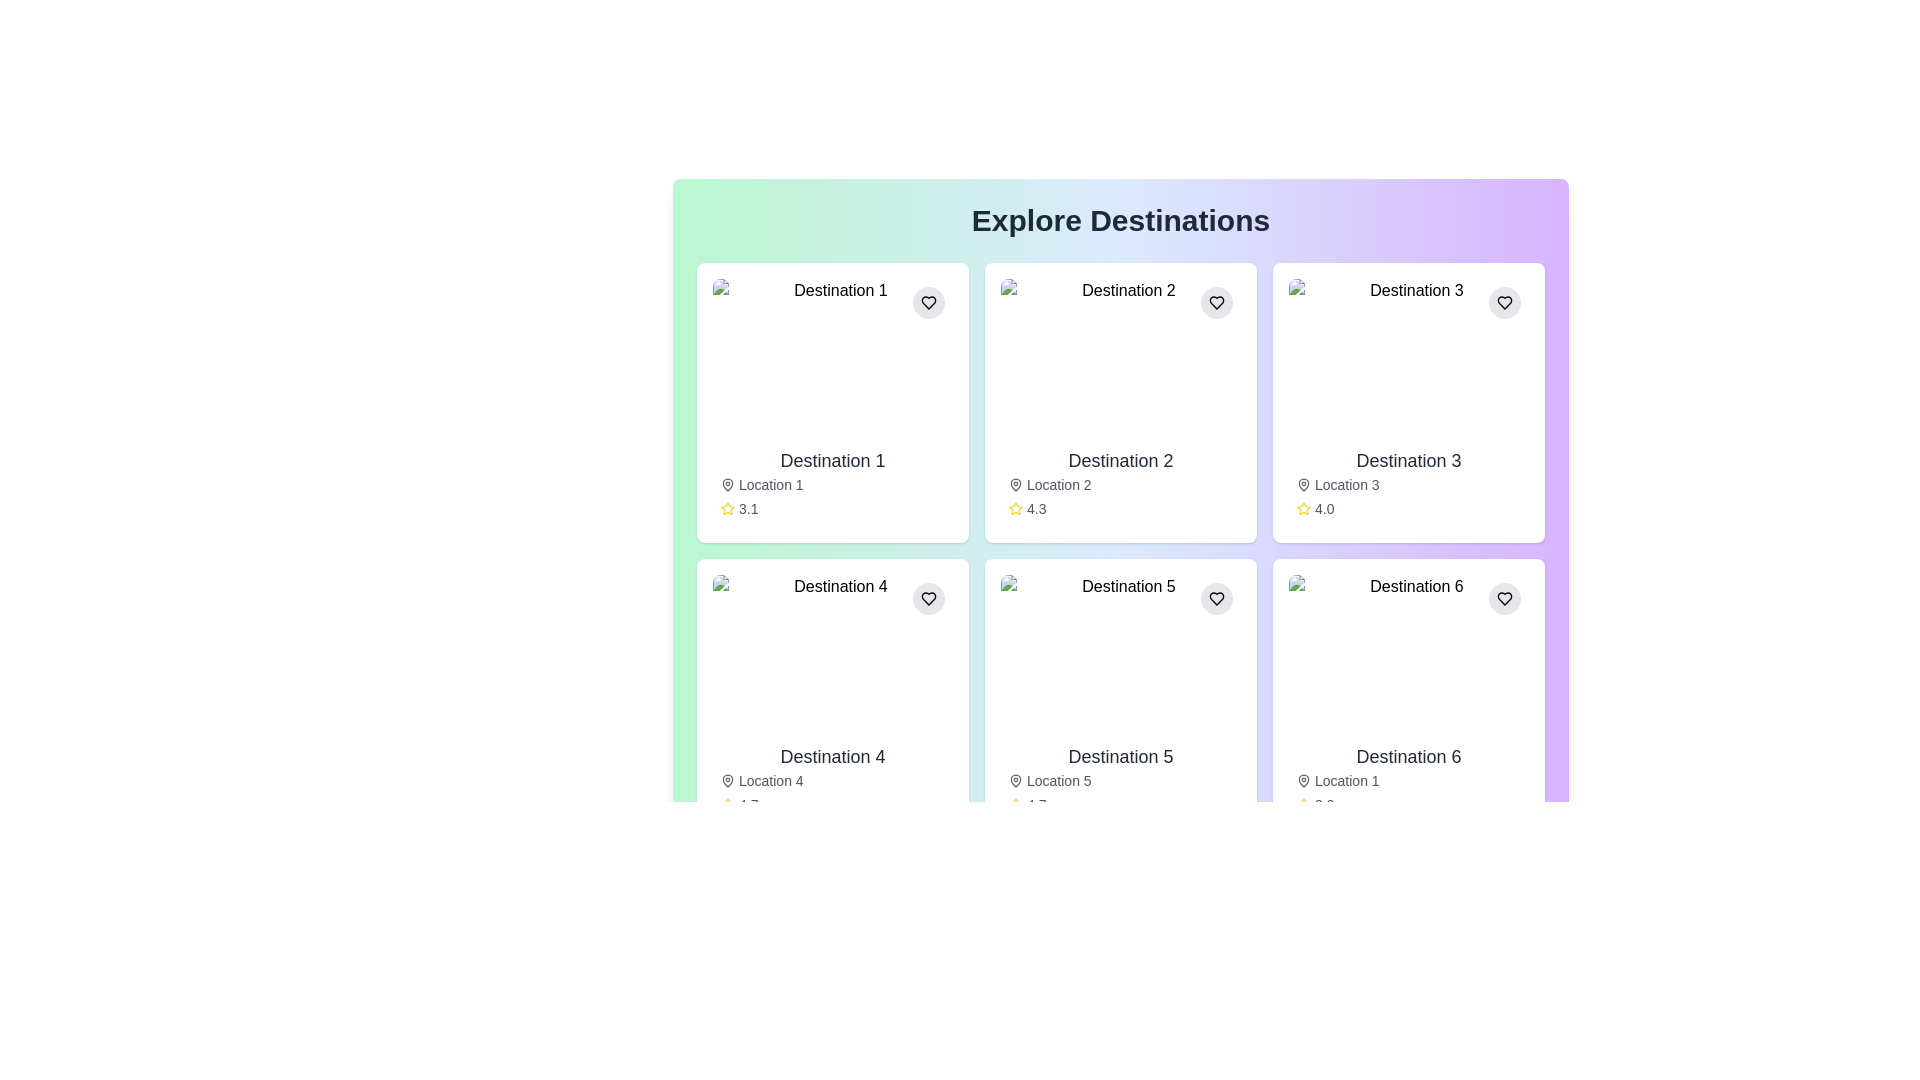 The width and height of the screenshot is (1920, 1080). Describe the element at coordinates (1216, 303) in the screenshot. I see `the heart-shaped icon with a thin, dark stroke and a hollow center located in the top-right corner of the tile labeled 'Destination 2'` at that location.